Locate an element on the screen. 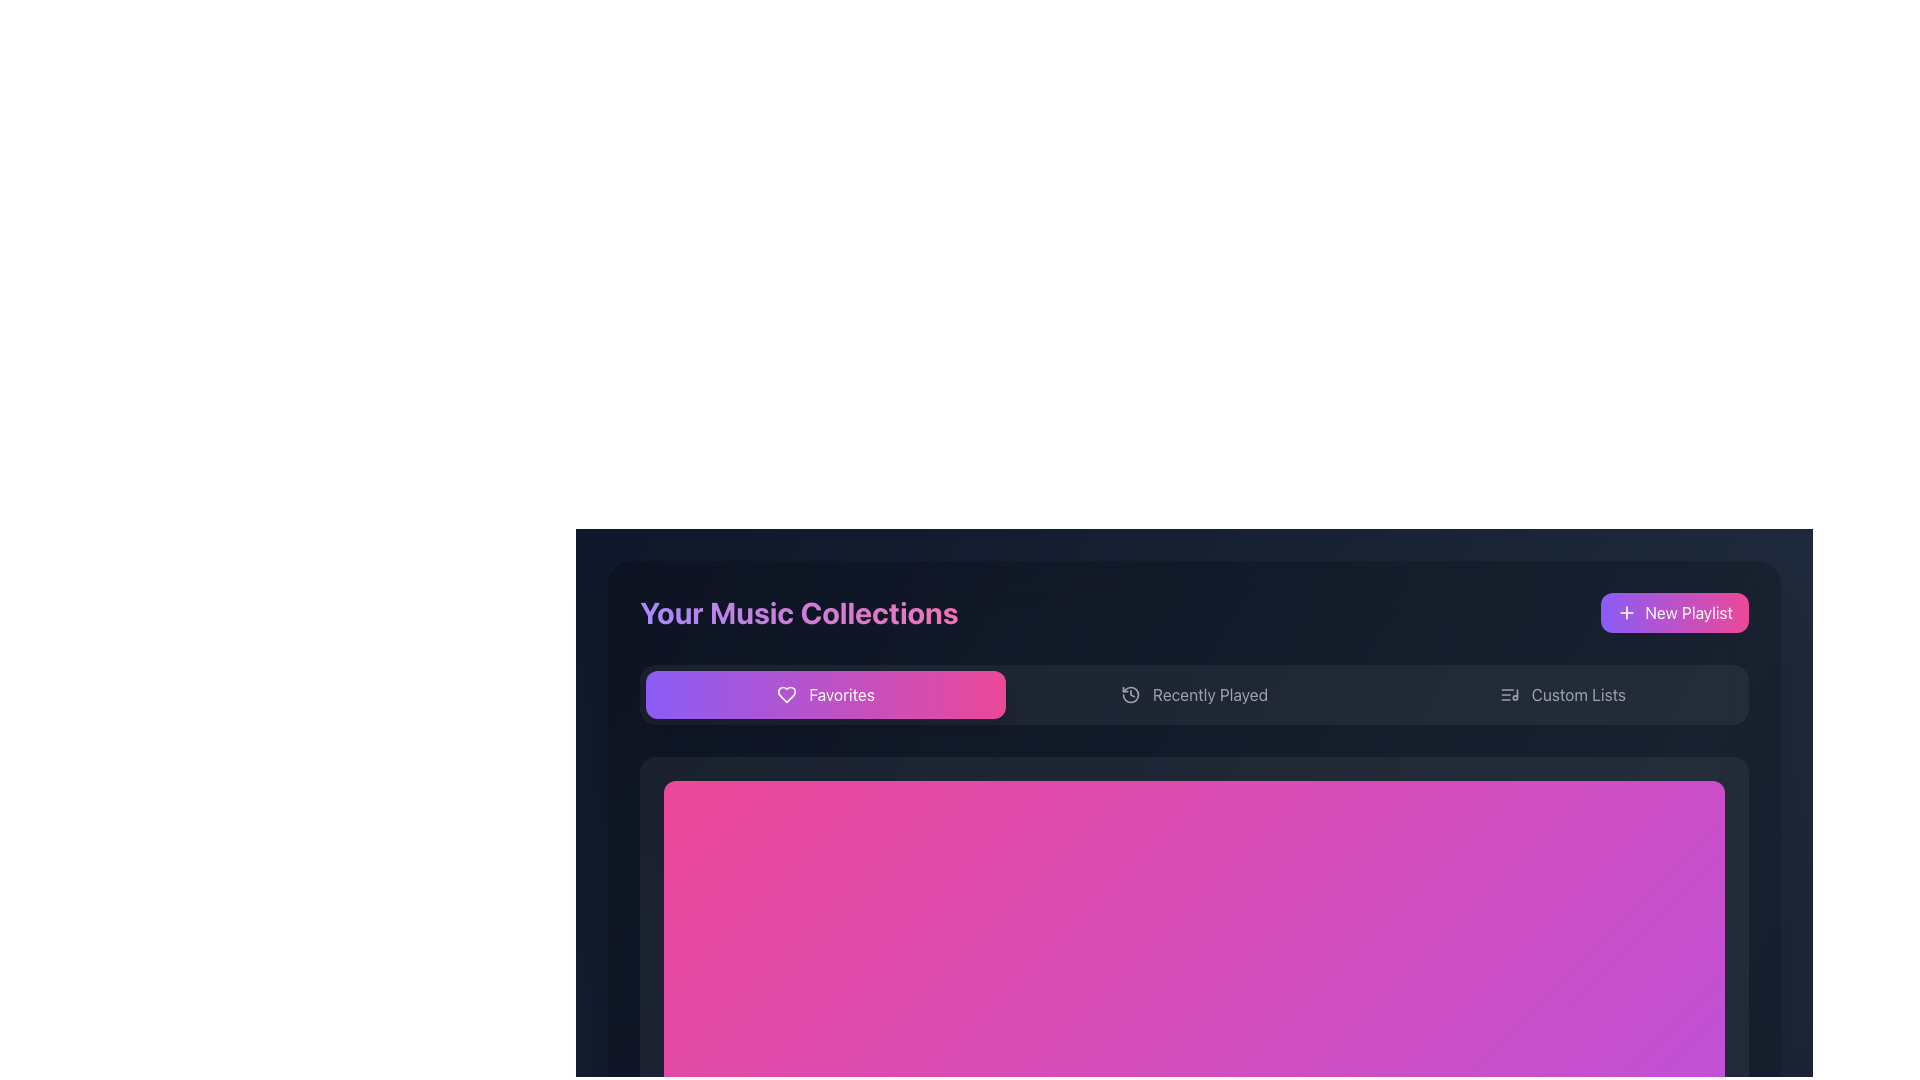 The width and height of the screenshot is (1920, 1080). the favorite items button located at the leftmost side of the horizontal row beneath 'Your Music Collections' is located at coordinates (826, 693).